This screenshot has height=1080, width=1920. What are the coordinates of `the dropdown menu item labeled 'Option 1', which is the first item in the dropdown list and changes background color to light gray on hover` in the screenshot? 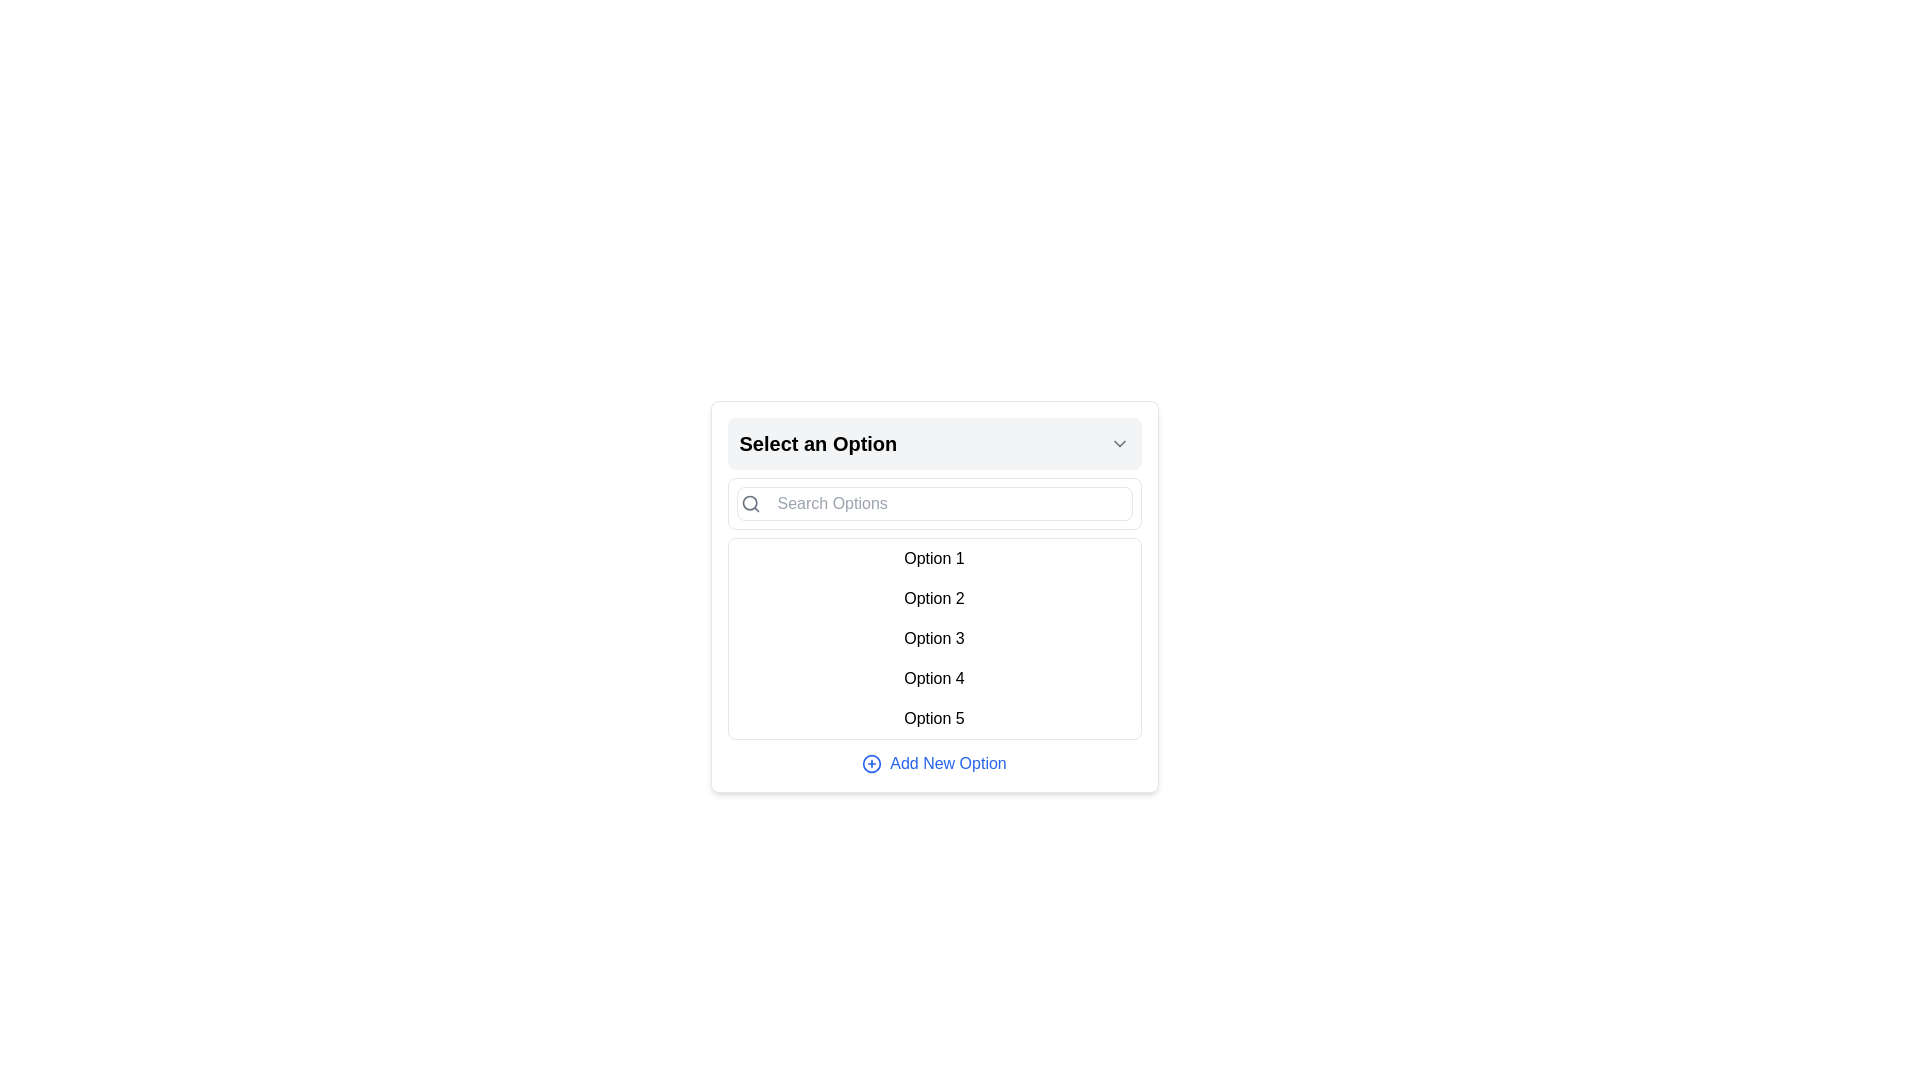 It's located at (933, 559).